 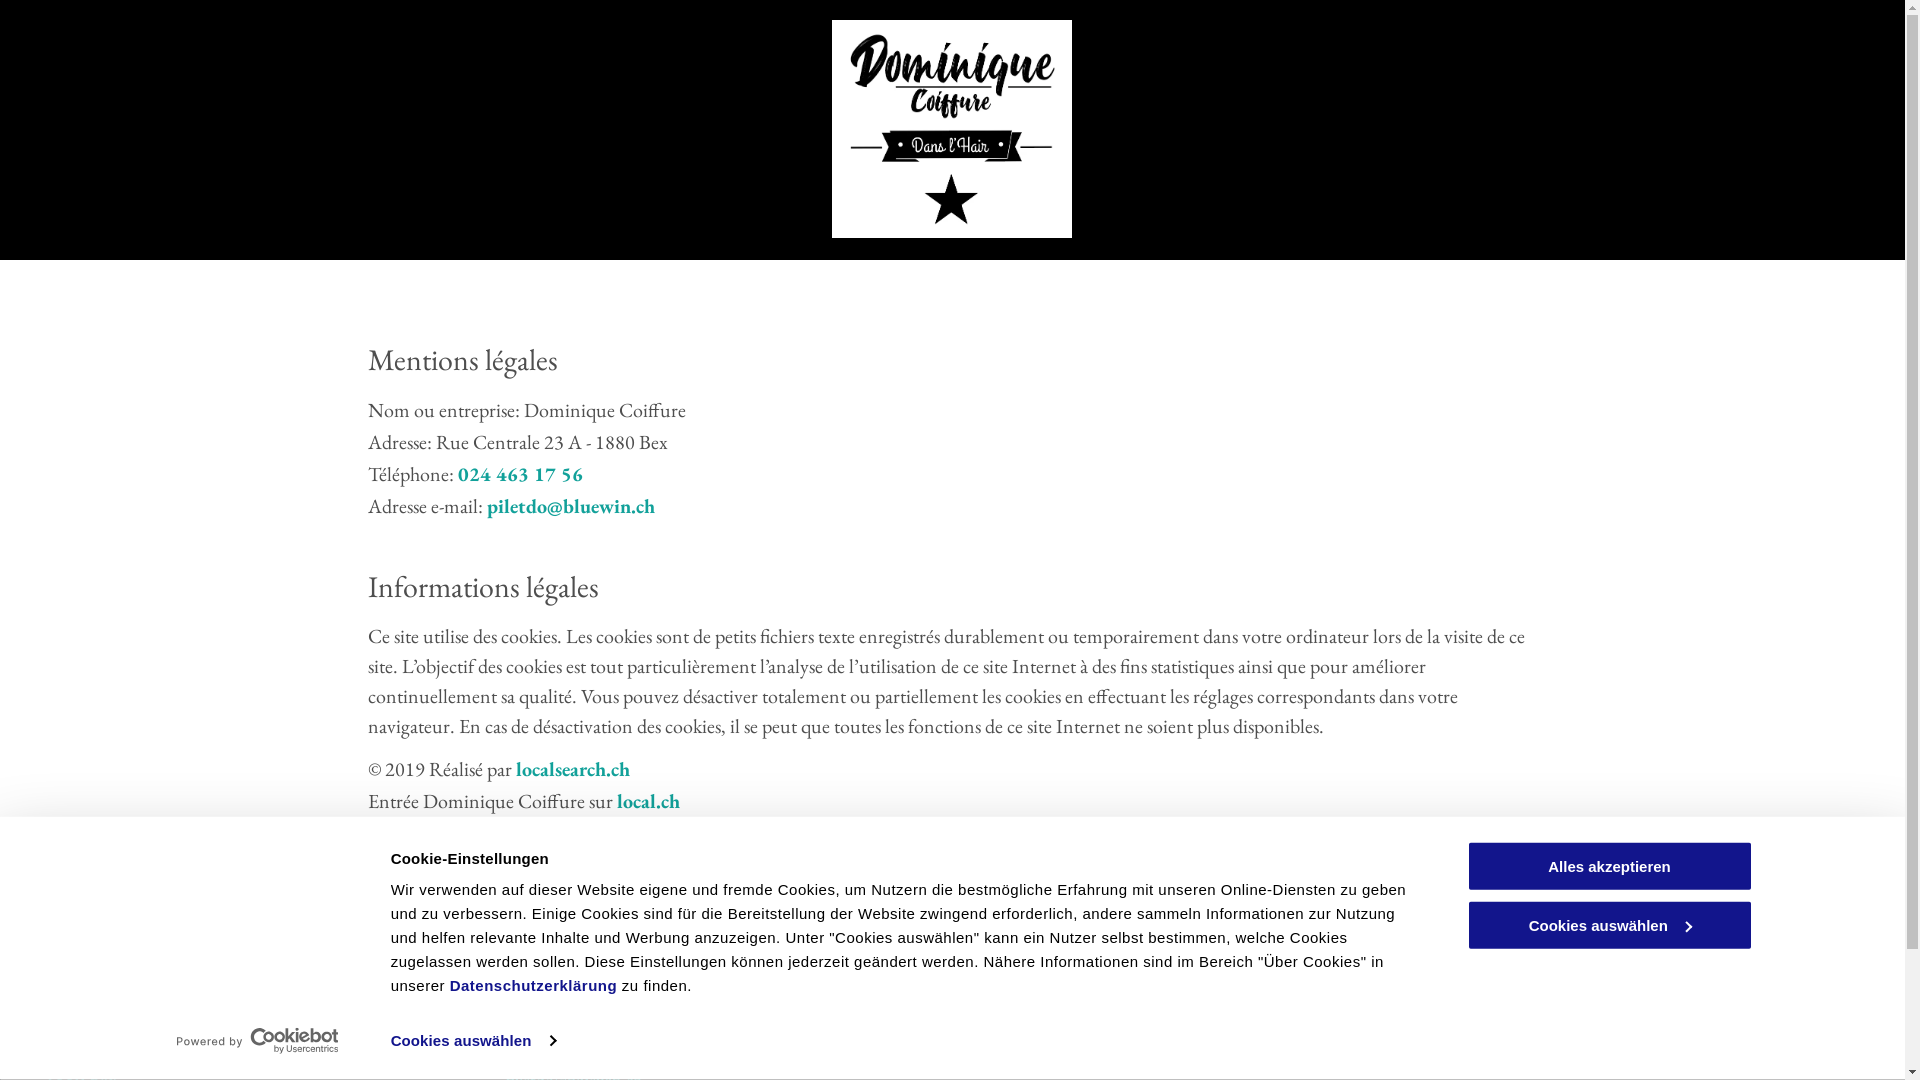 I want to click on 'search.ch', so click(x=614, y=833).